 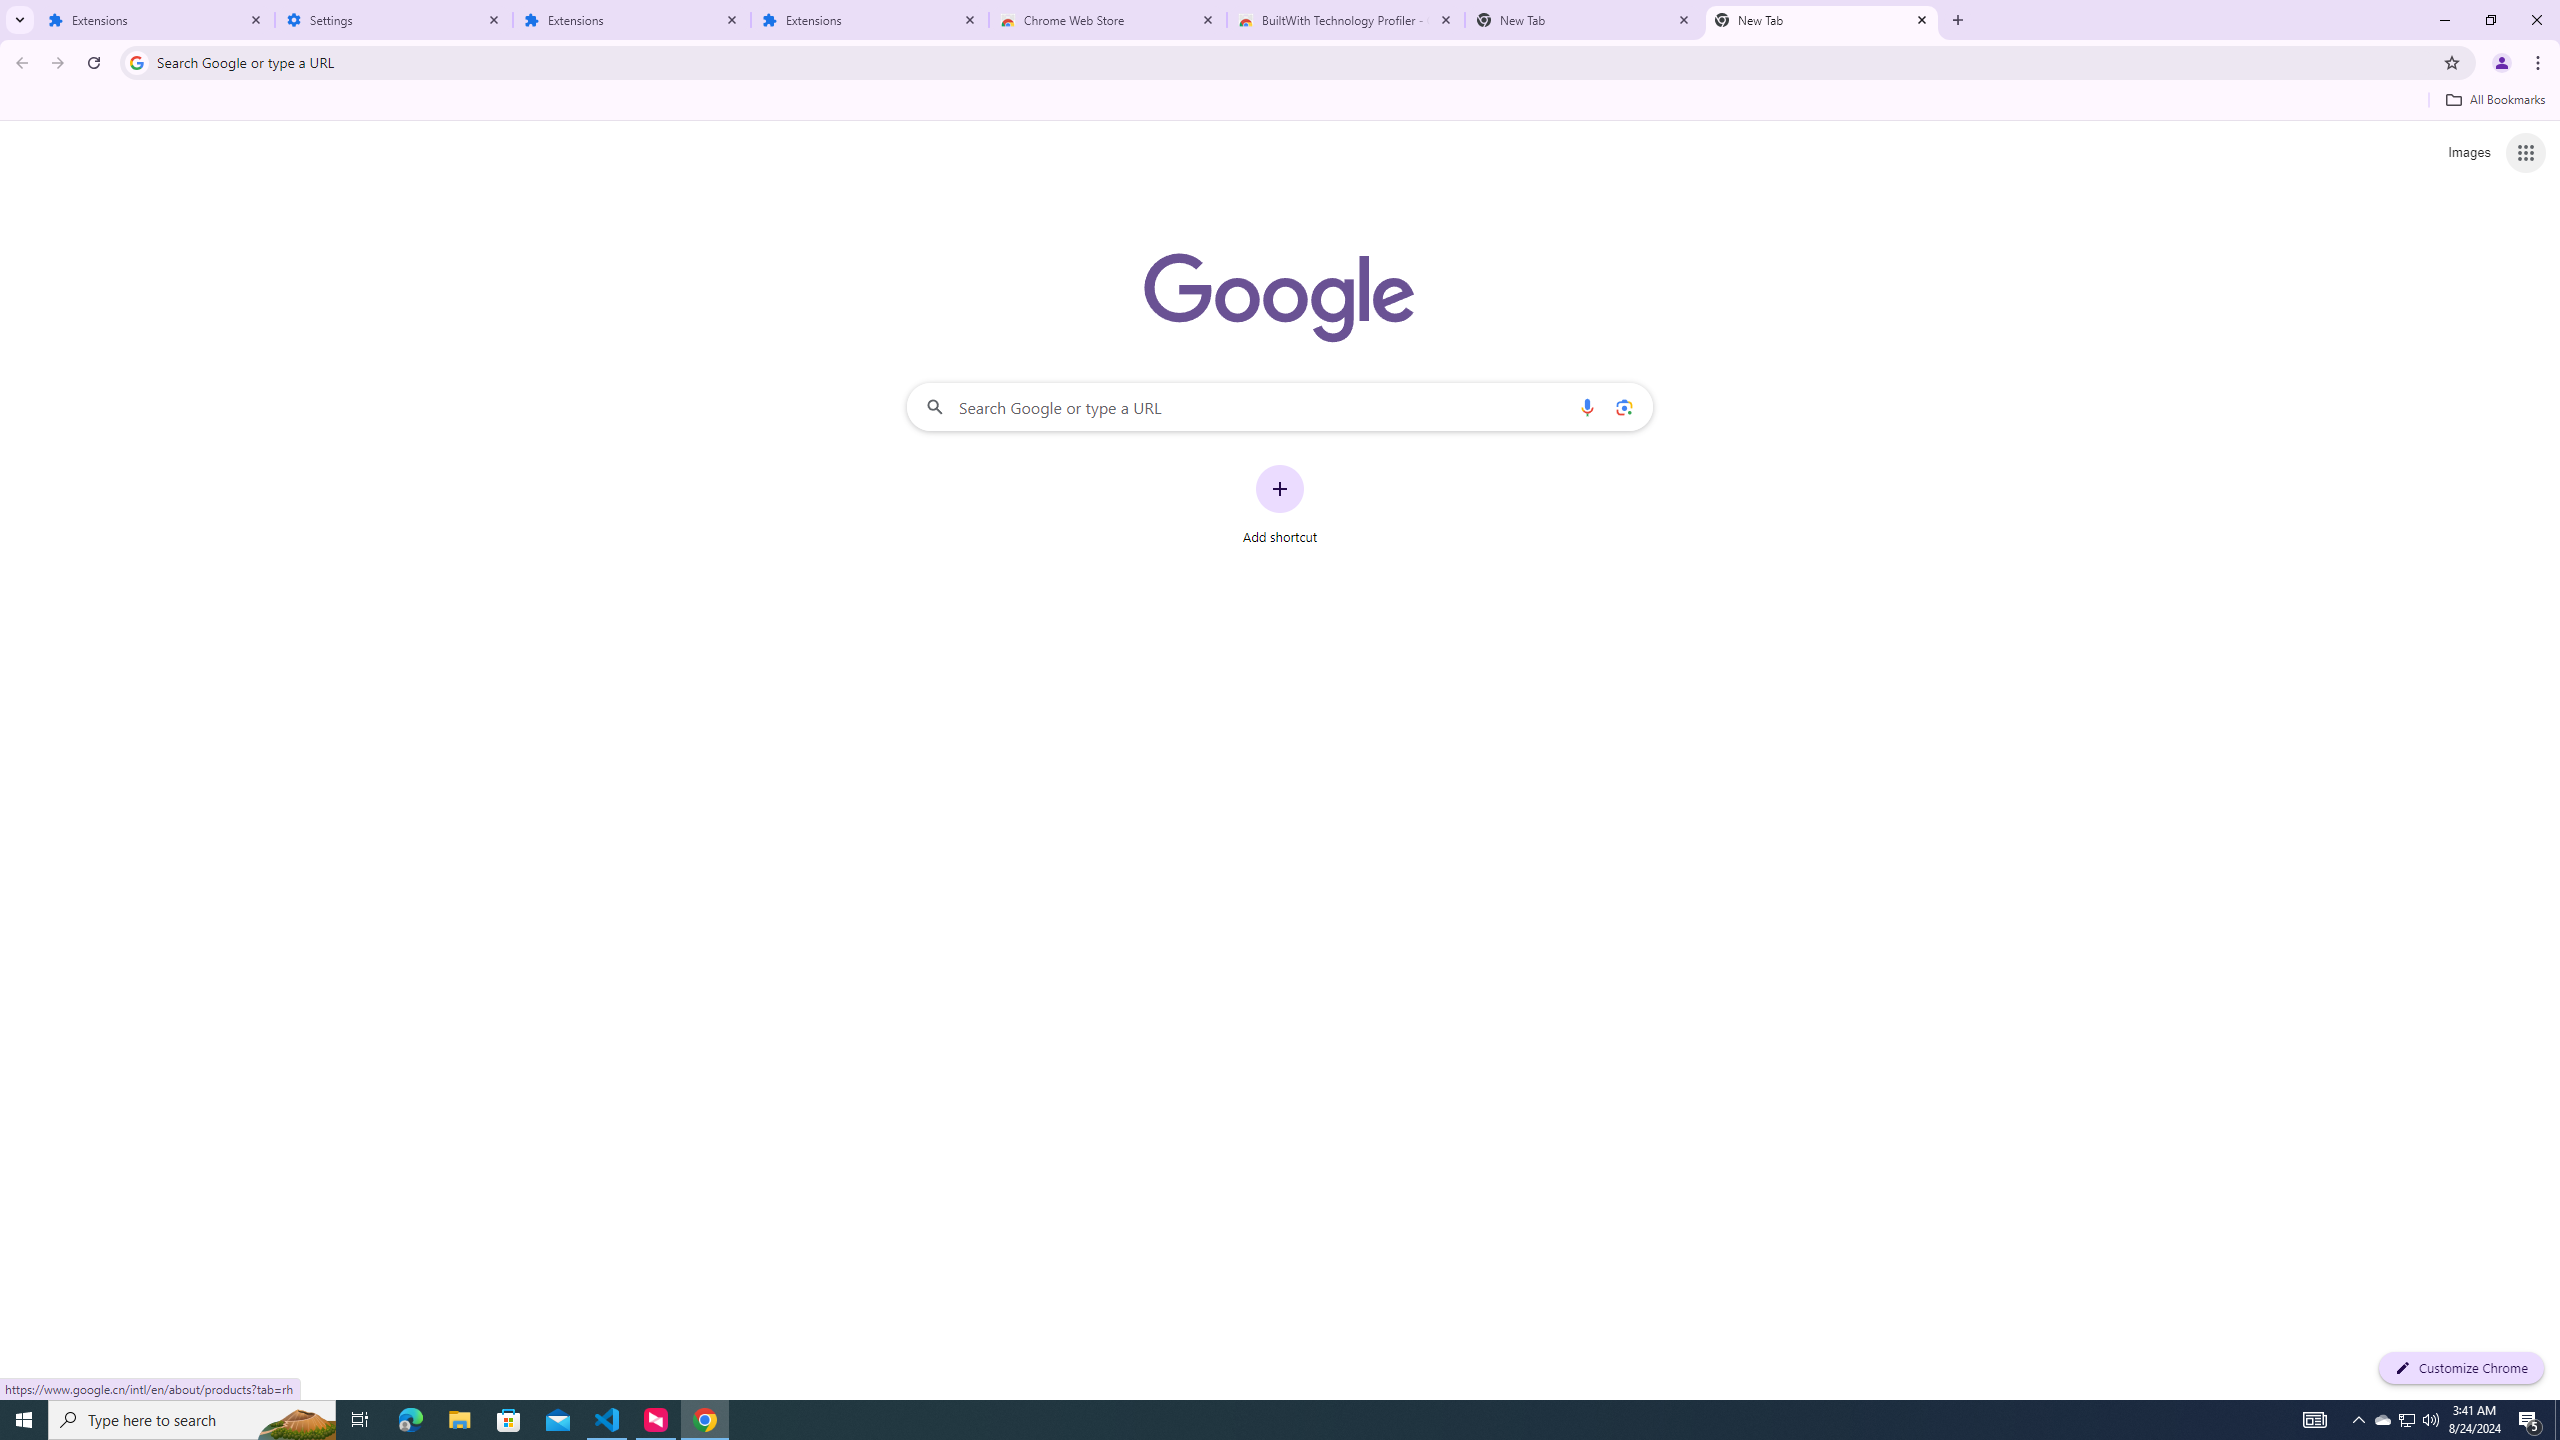 I want to click on 'Chrome Web Store', so click(x=1108, y=19).